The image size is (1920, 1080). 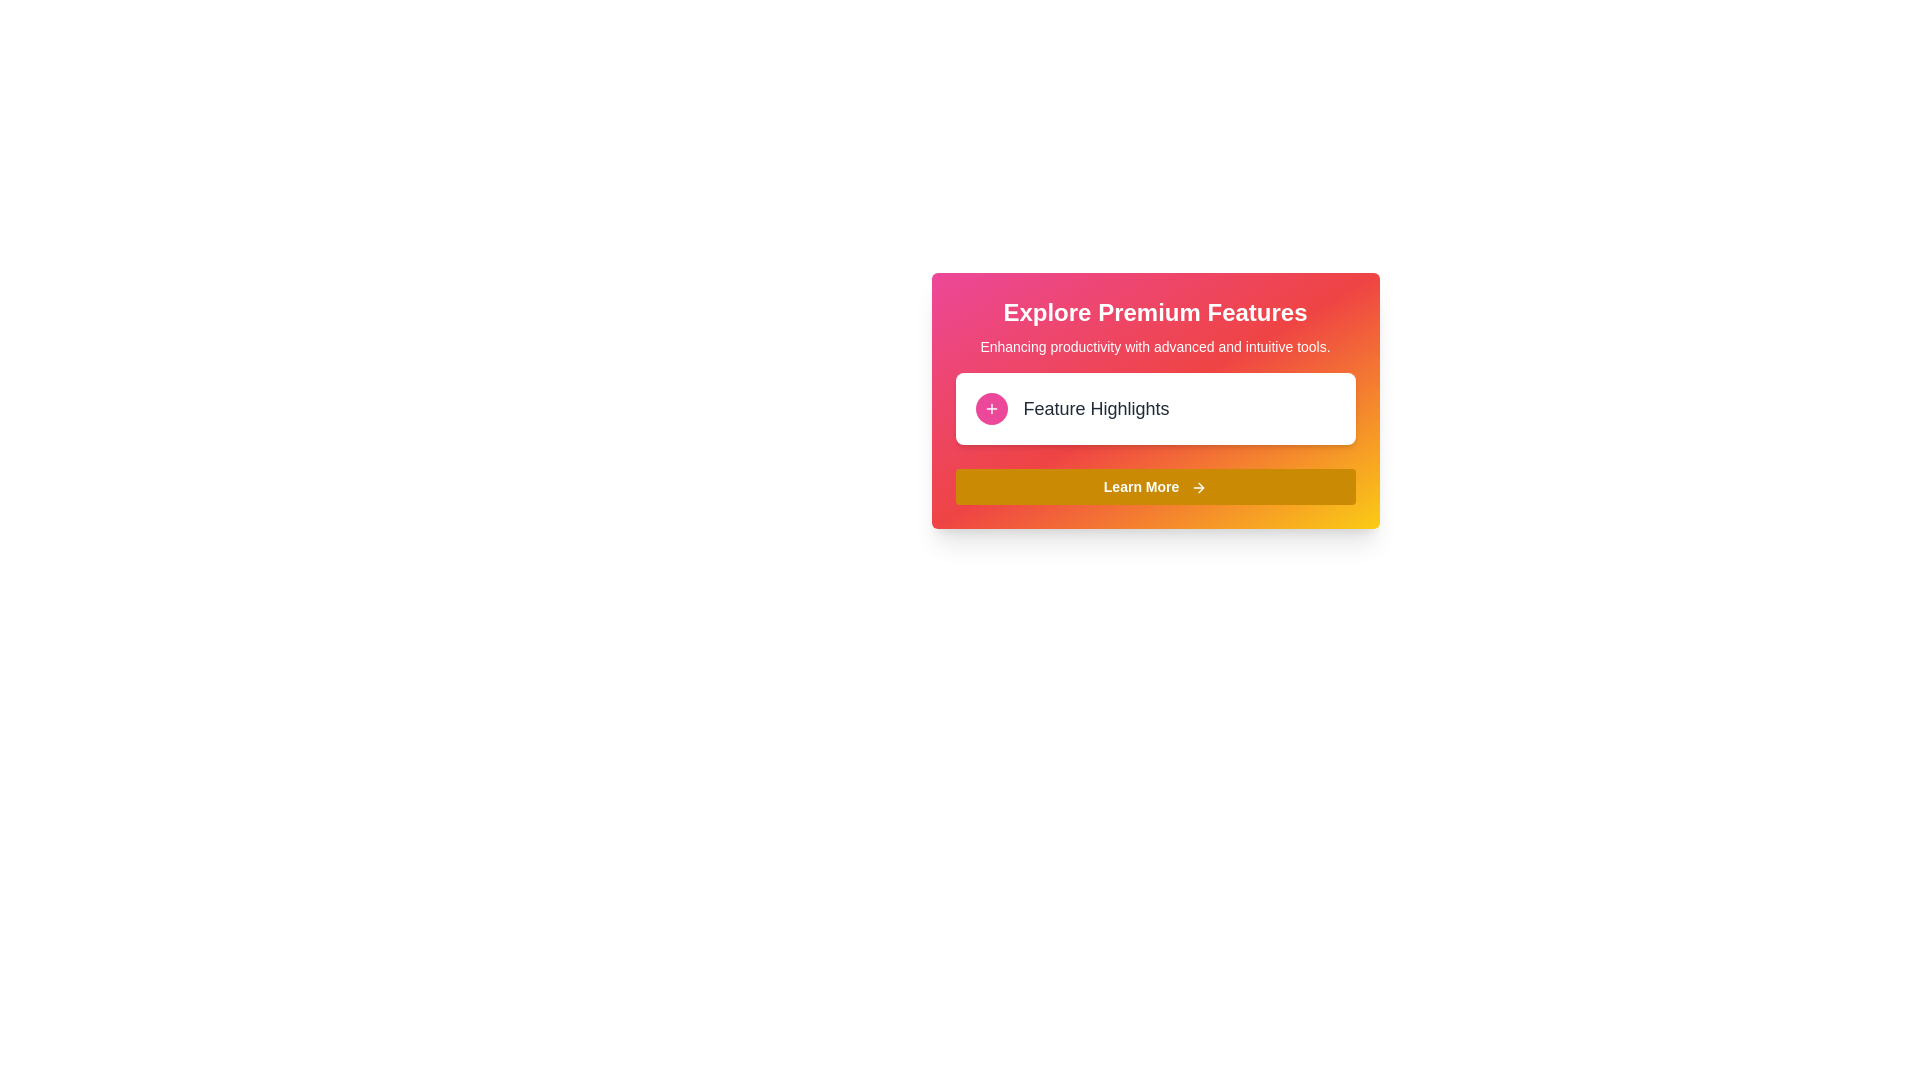 What do you see at coordinates (1199, 488) in the screenshot?
I see `the navigation icon located on the right side of the 'Learn More' button at the bottom of the 'Explore Premium Features' card interface` at bounding box center [1199, 488].